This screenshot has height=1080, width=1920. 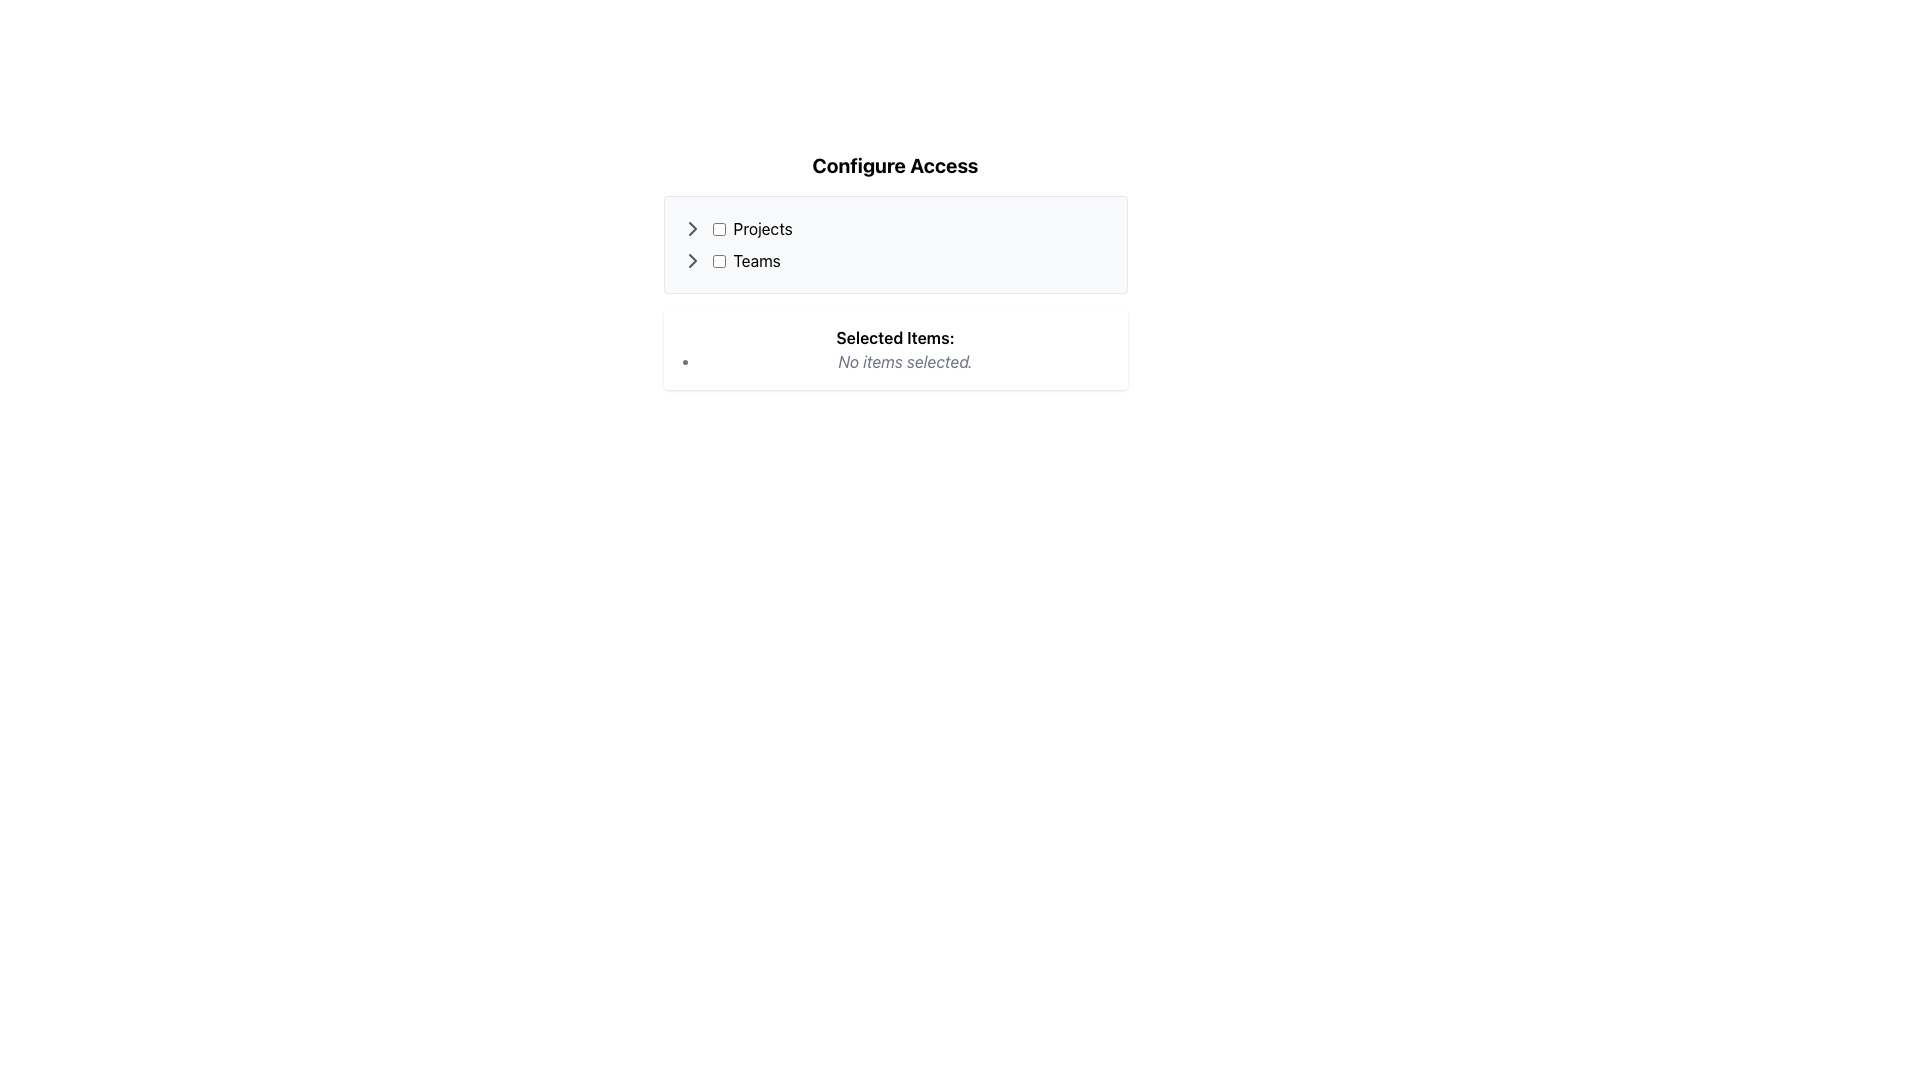 What do you see at coordinates (692, 260) in the screenshot?
I see `the right-pointing chevron icon located to the left of the 'Teams' label in the 'Configure Access' section` at bounding box center [692, 260].